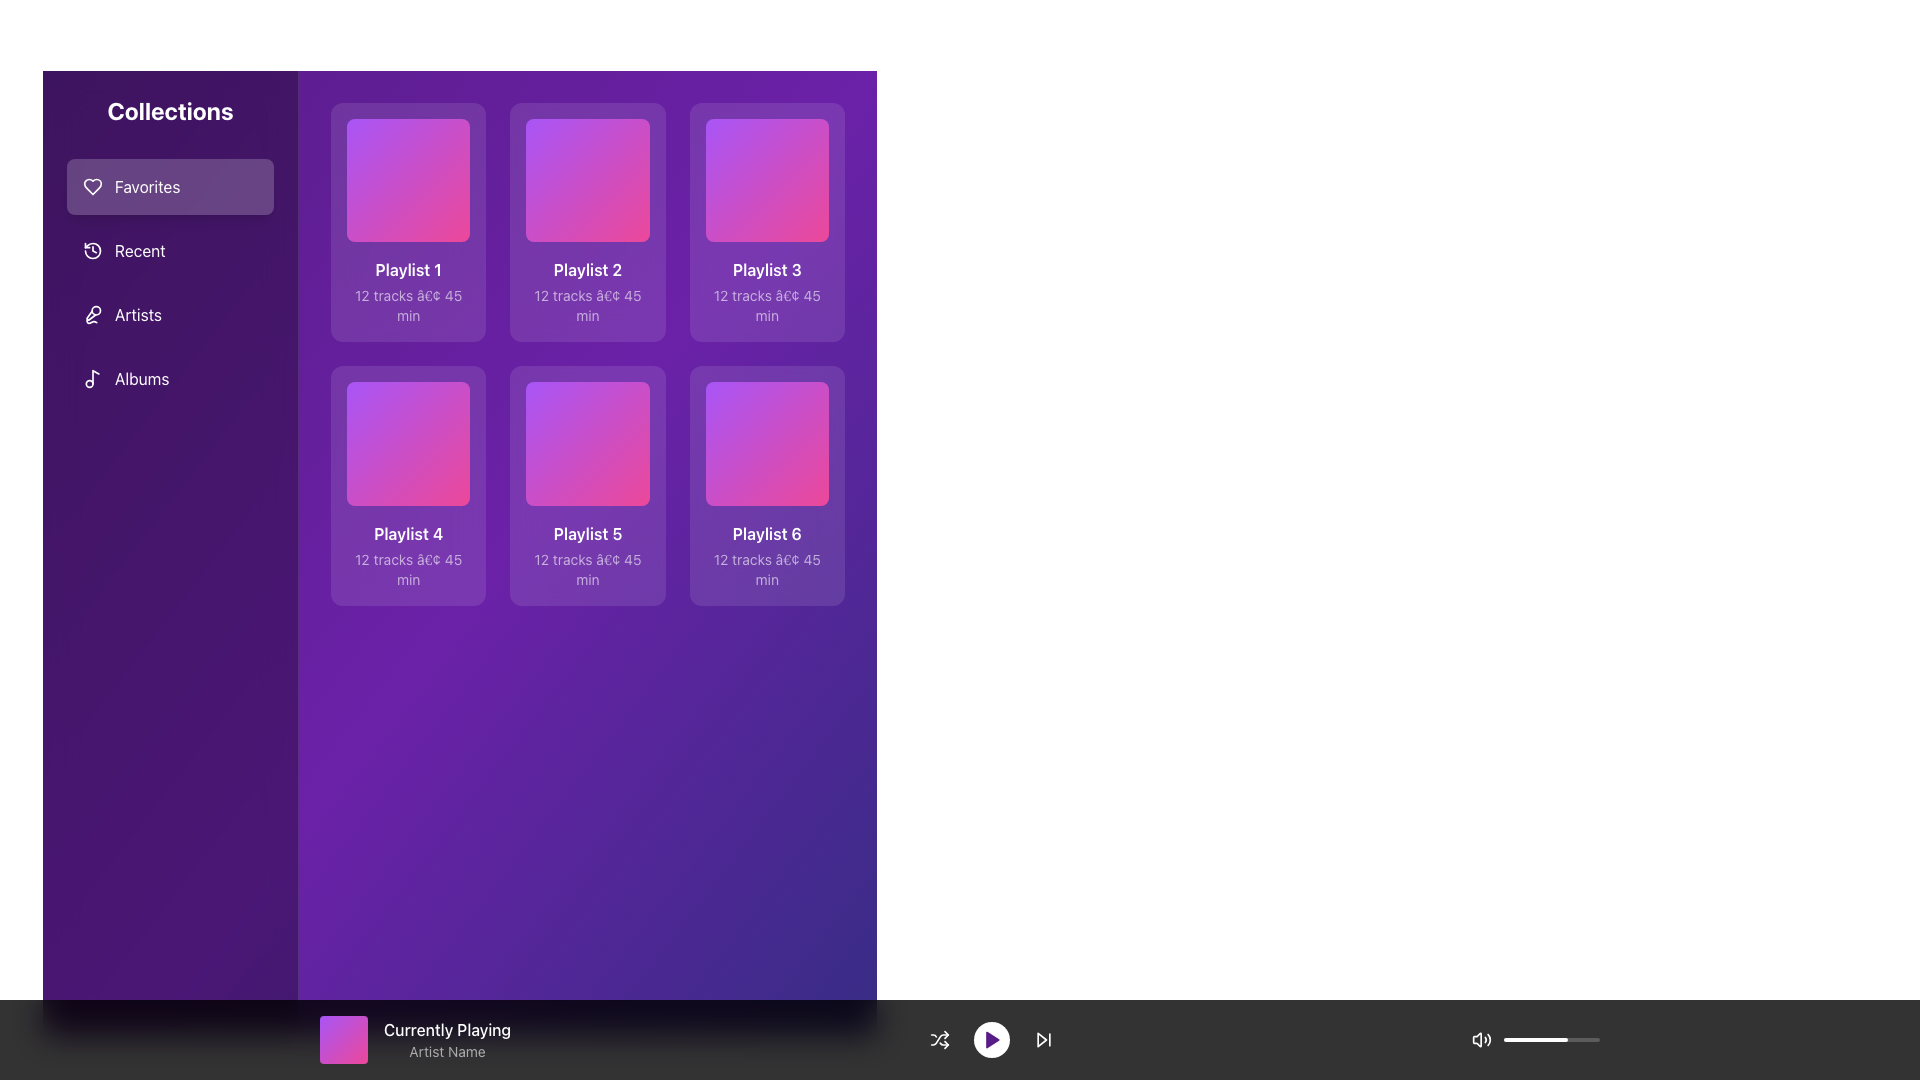 The height and width of the screenshot is (1080, 1920). Describe the element at coordinates (1592, 1039) in the screenshot. I see `the volume` at that location.